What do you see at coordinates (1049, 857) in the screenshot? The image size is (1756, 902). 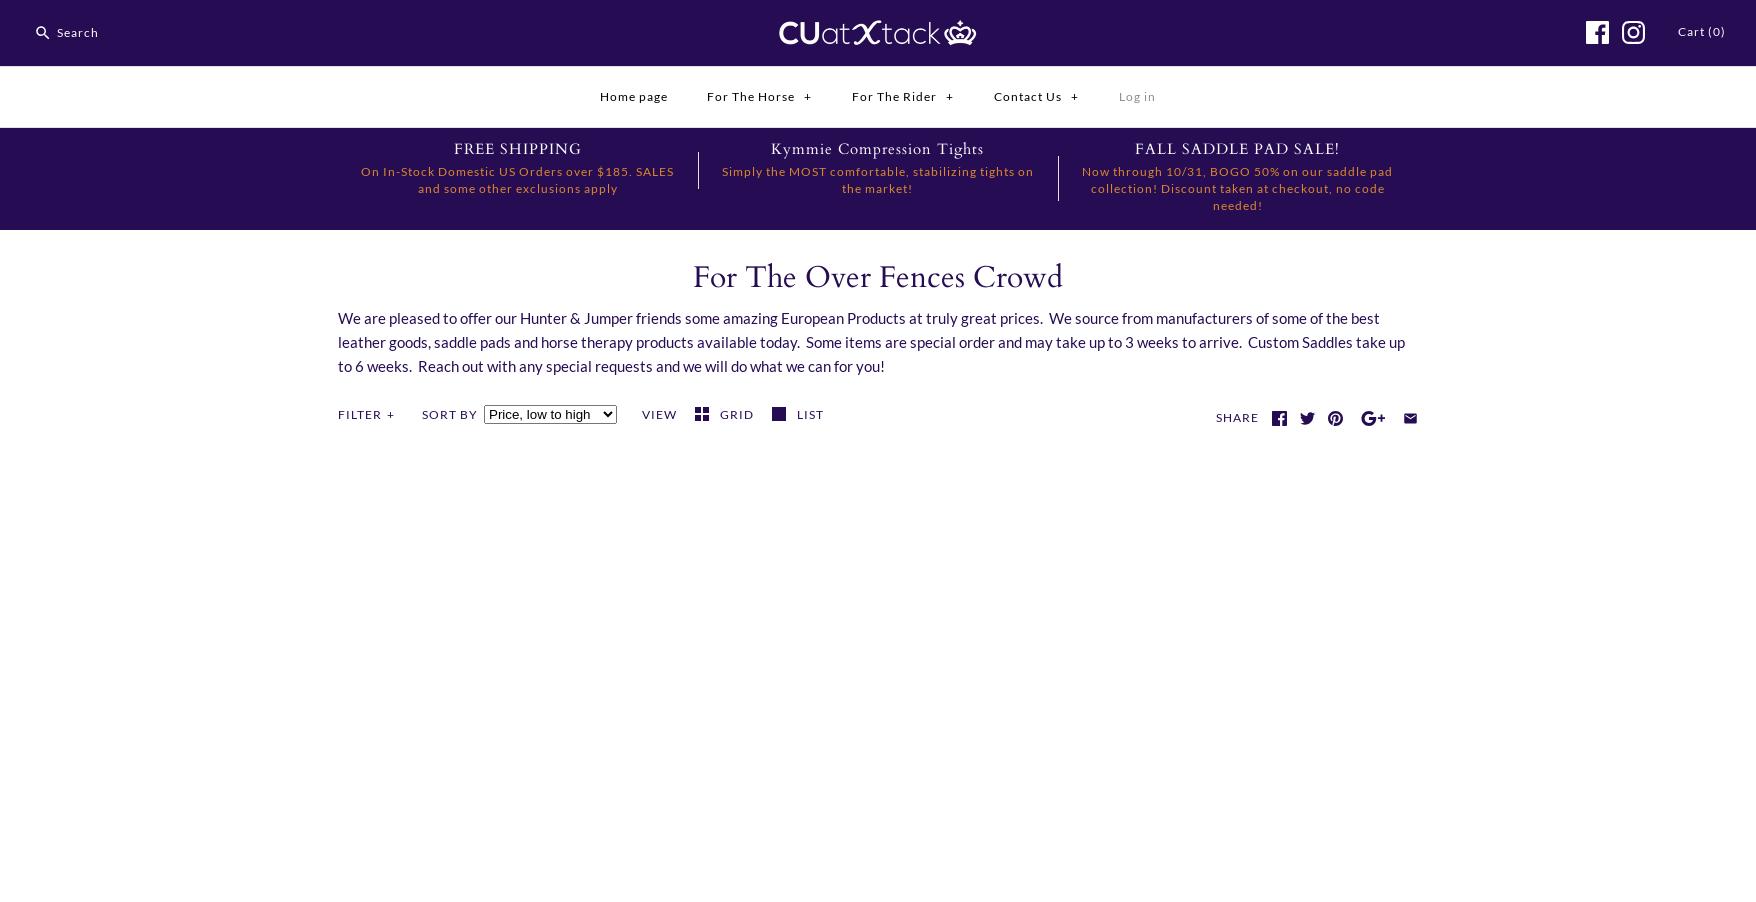 I see `'$24.00'` at bounding box center [1049, 857].